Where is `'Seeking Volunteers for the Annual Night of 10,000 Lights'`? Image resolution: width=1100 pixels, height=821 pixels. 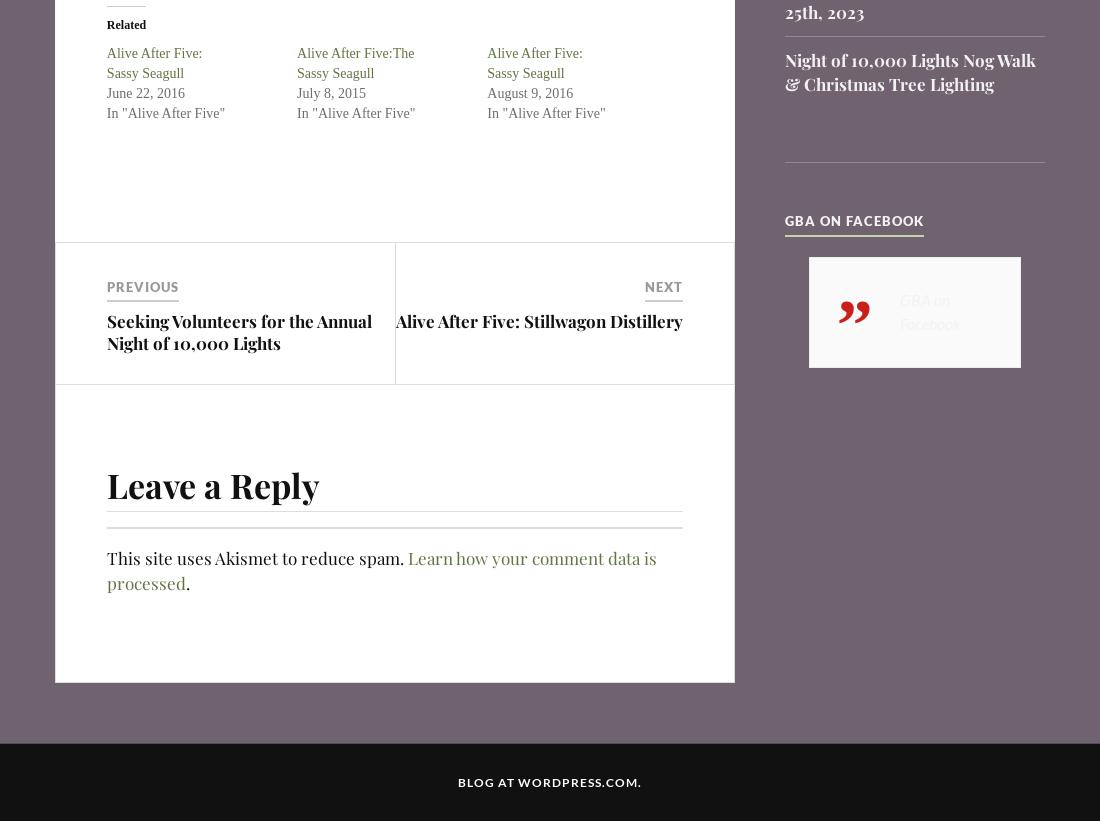
'Seeking Volunteers for the Annual Night of 10,000 Lights' is located at coordinates (238, 331).